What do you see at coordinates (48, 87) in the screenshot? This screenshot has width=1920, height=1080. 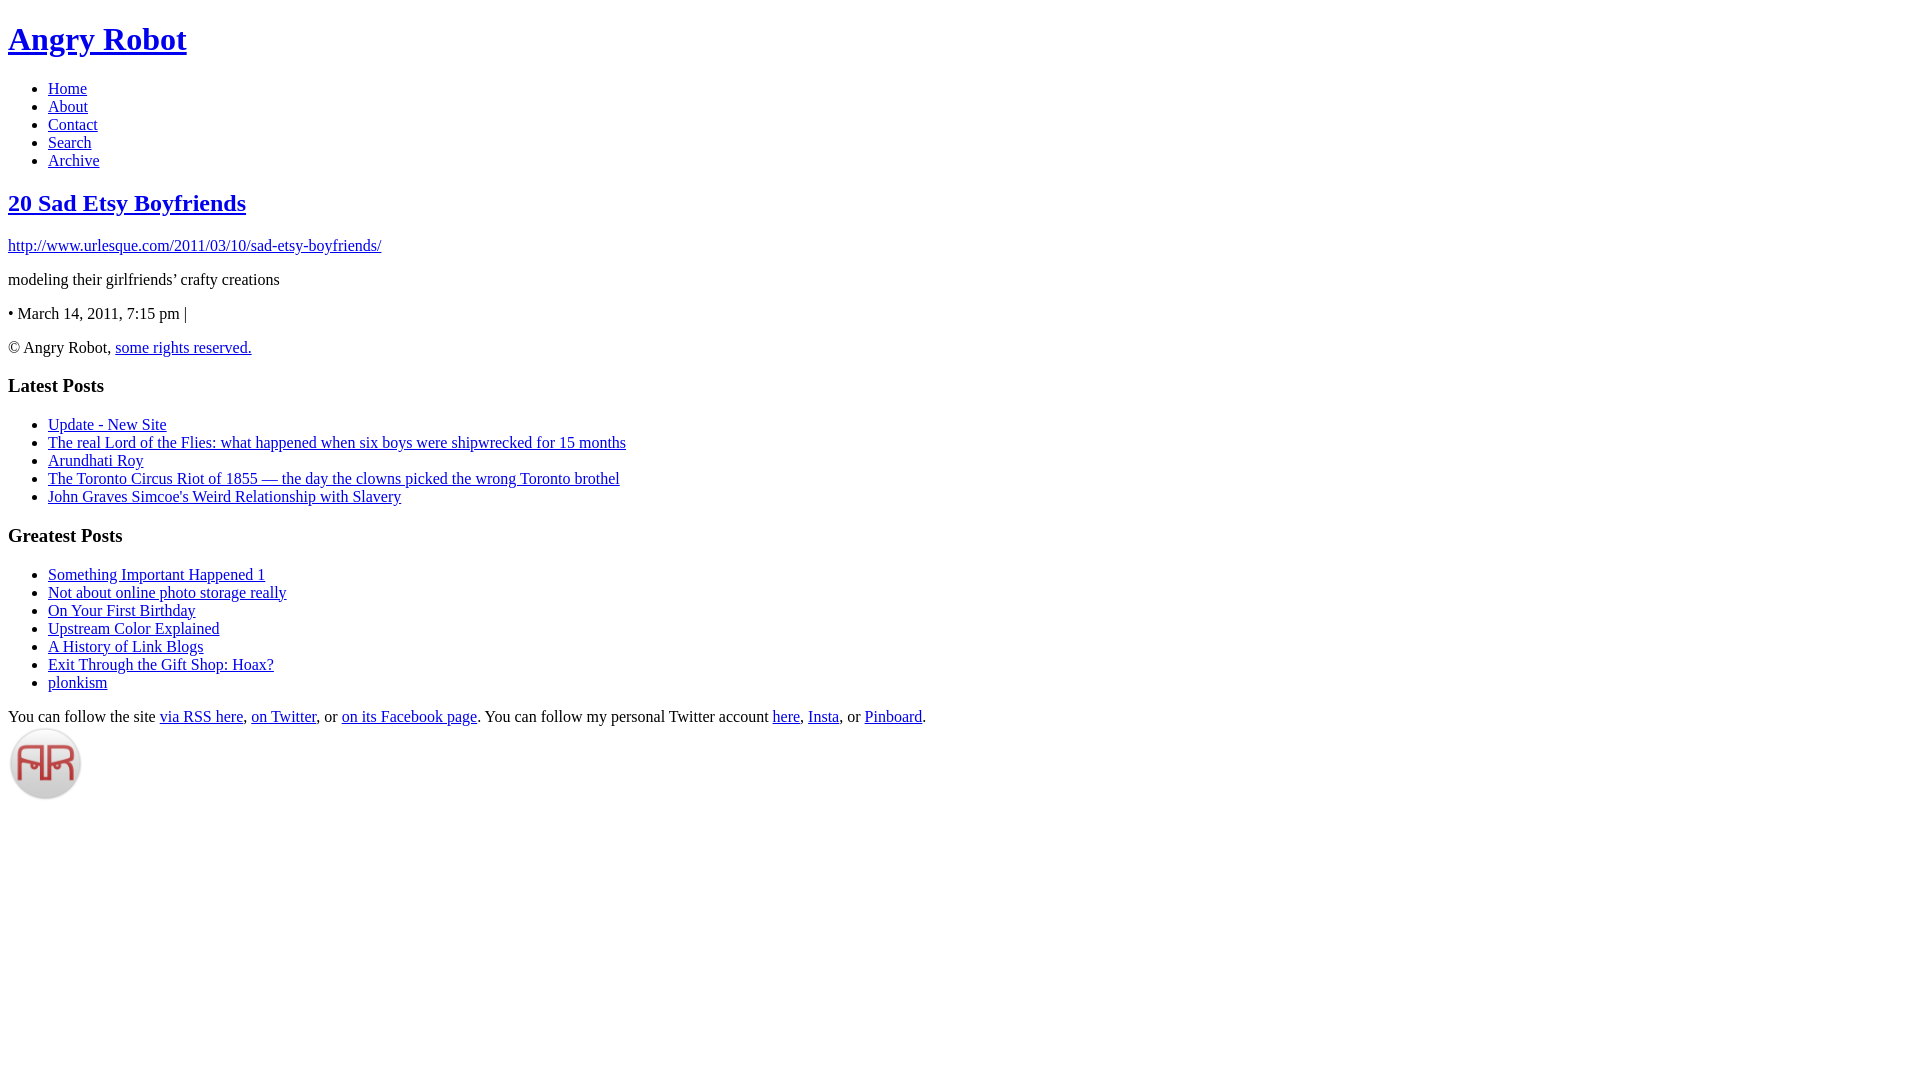 I see `'Home'` at bounding box center [48, 87].